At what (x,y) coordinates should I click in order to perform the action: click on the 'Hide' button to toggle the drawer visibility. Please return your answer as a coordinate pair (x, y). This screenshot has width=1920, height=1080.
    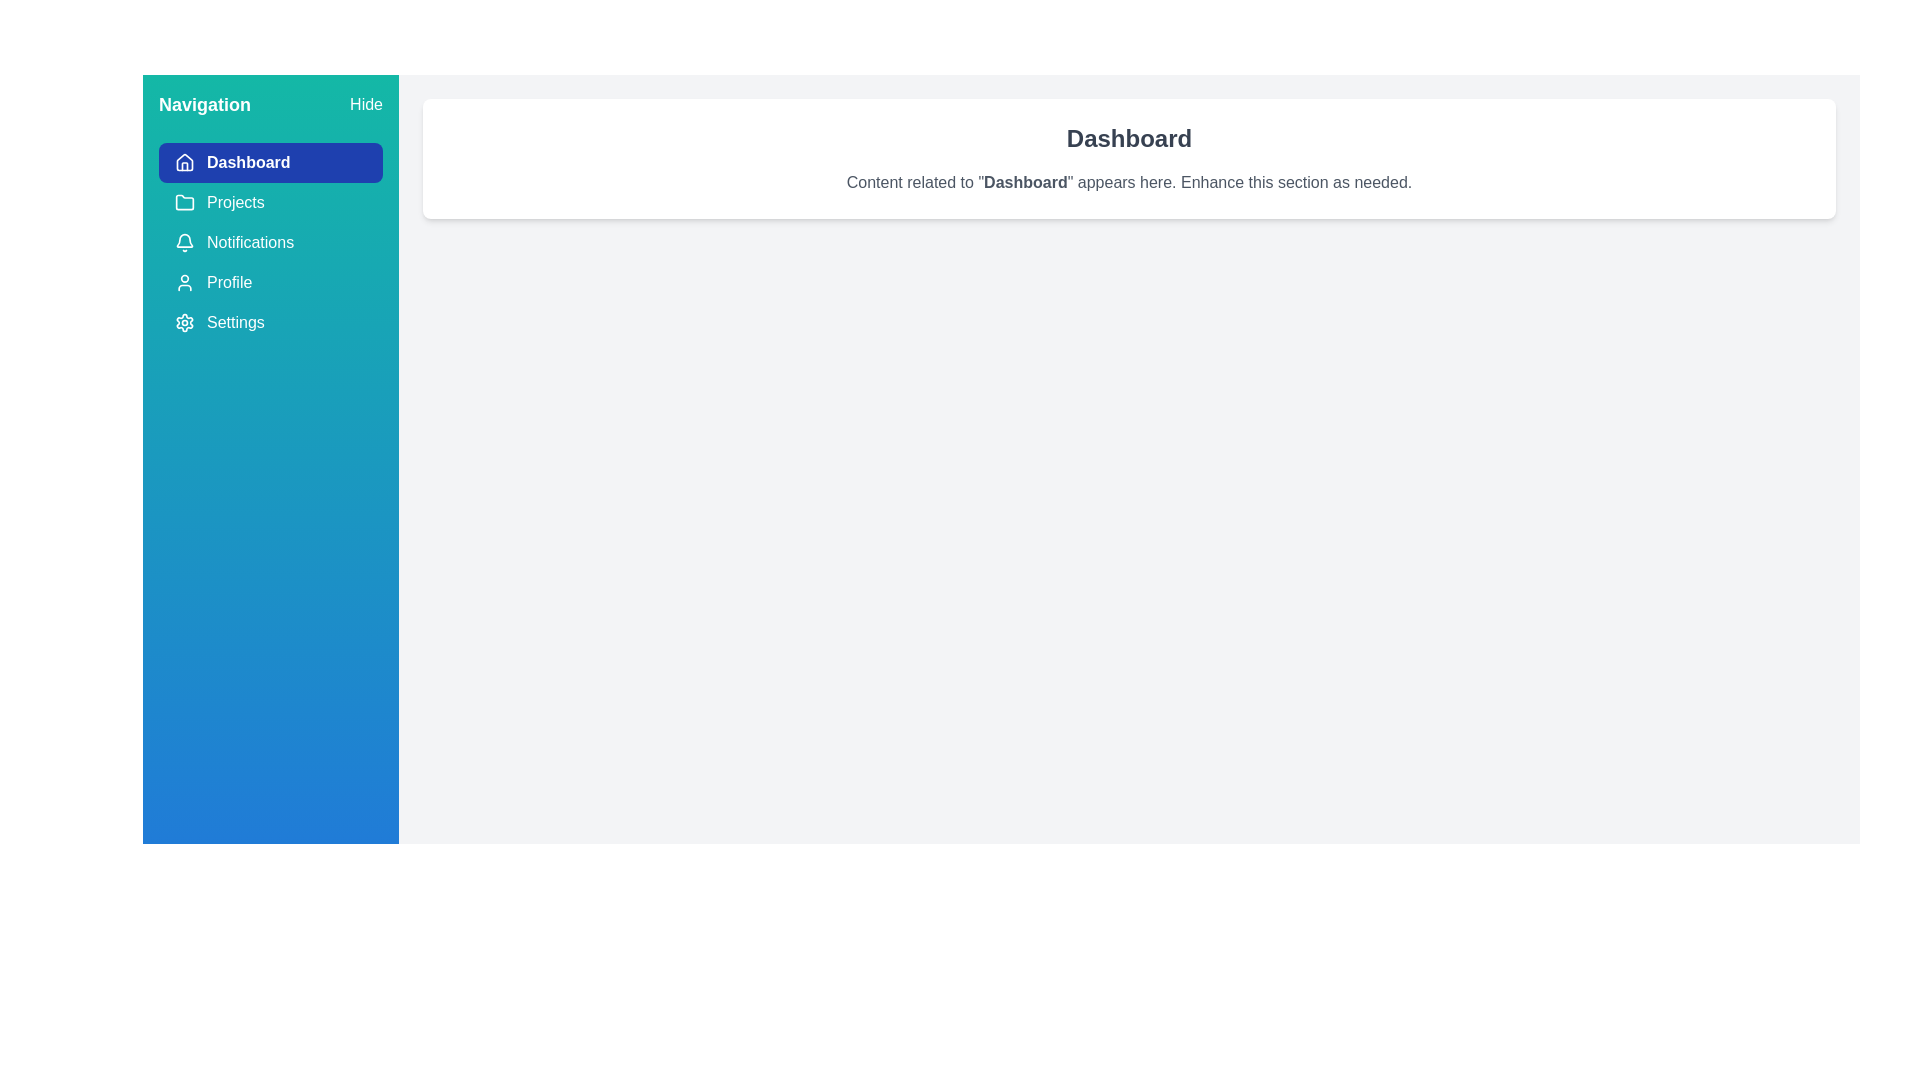
    Looking at the image, I should click on (365, 104).